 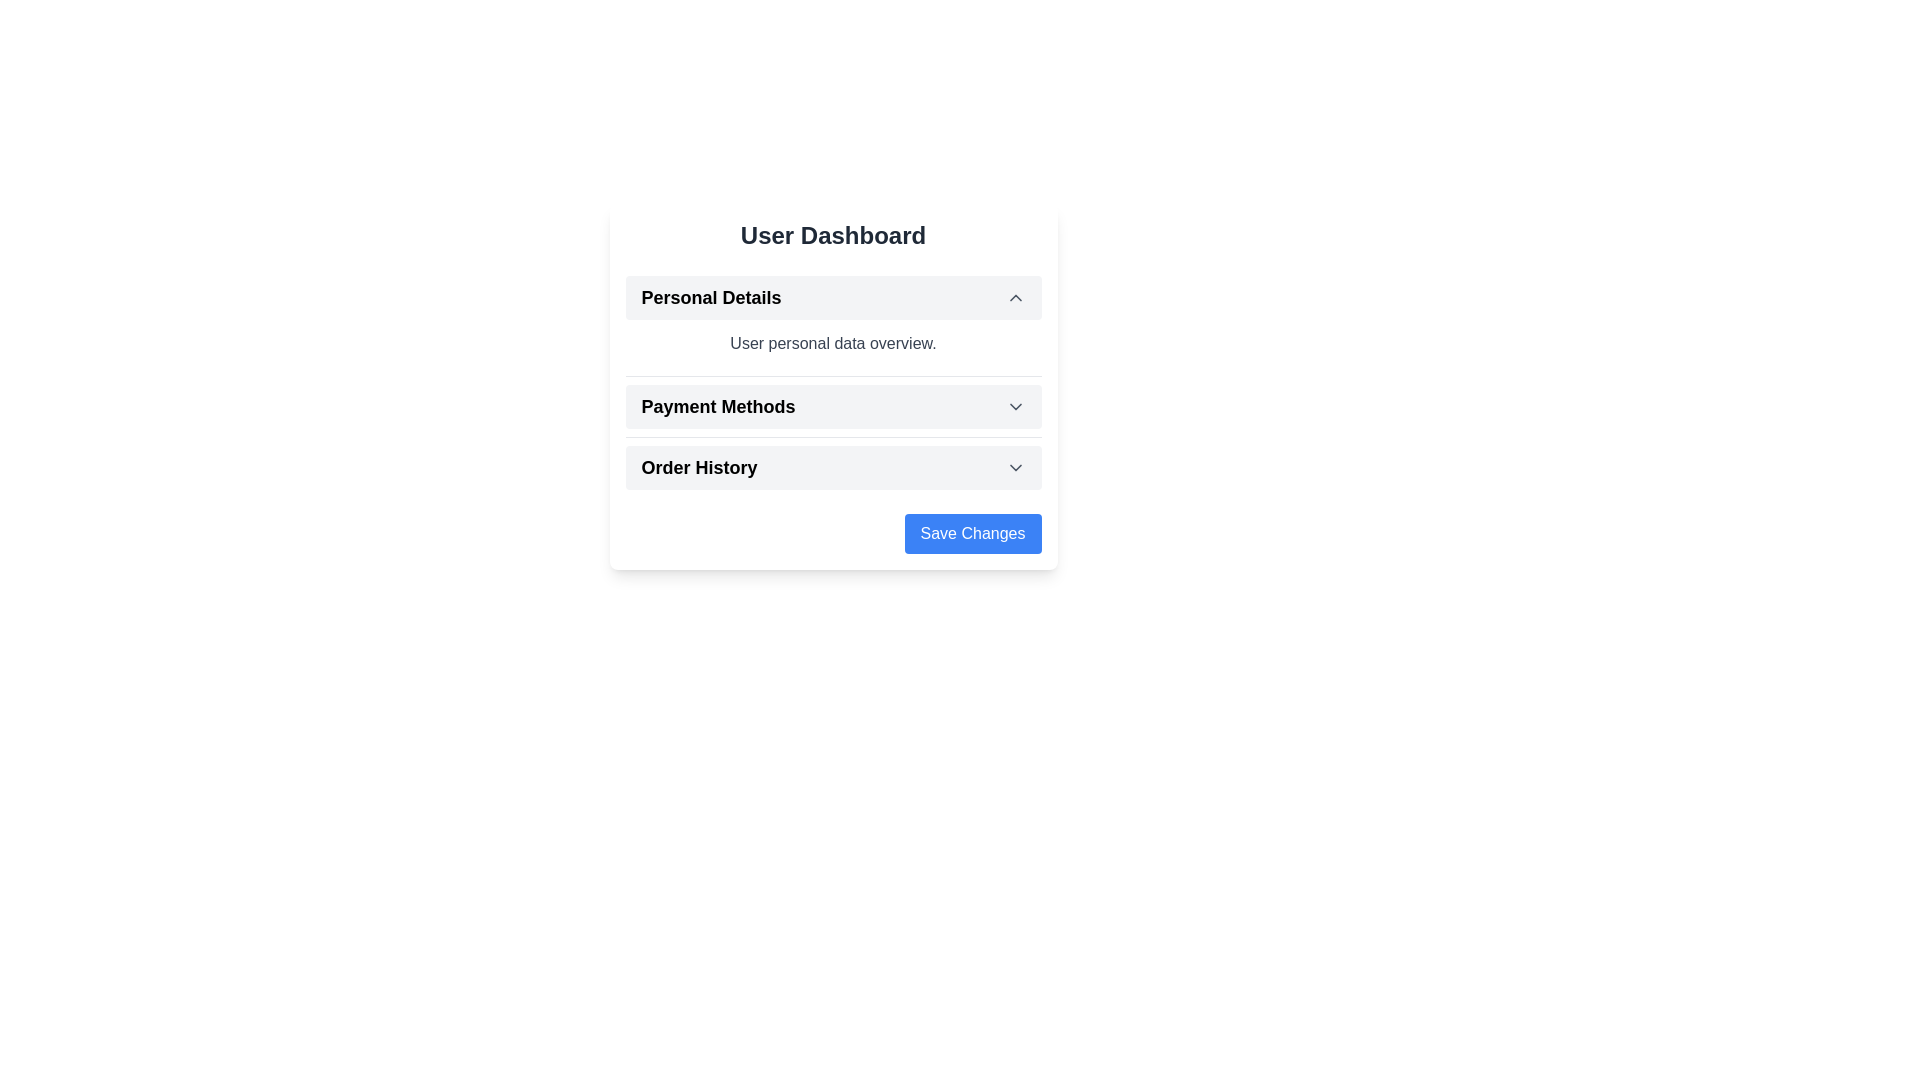 I want to click on the 'Payment Methods' dropdown menu toggle, so click(x=833, y=406).